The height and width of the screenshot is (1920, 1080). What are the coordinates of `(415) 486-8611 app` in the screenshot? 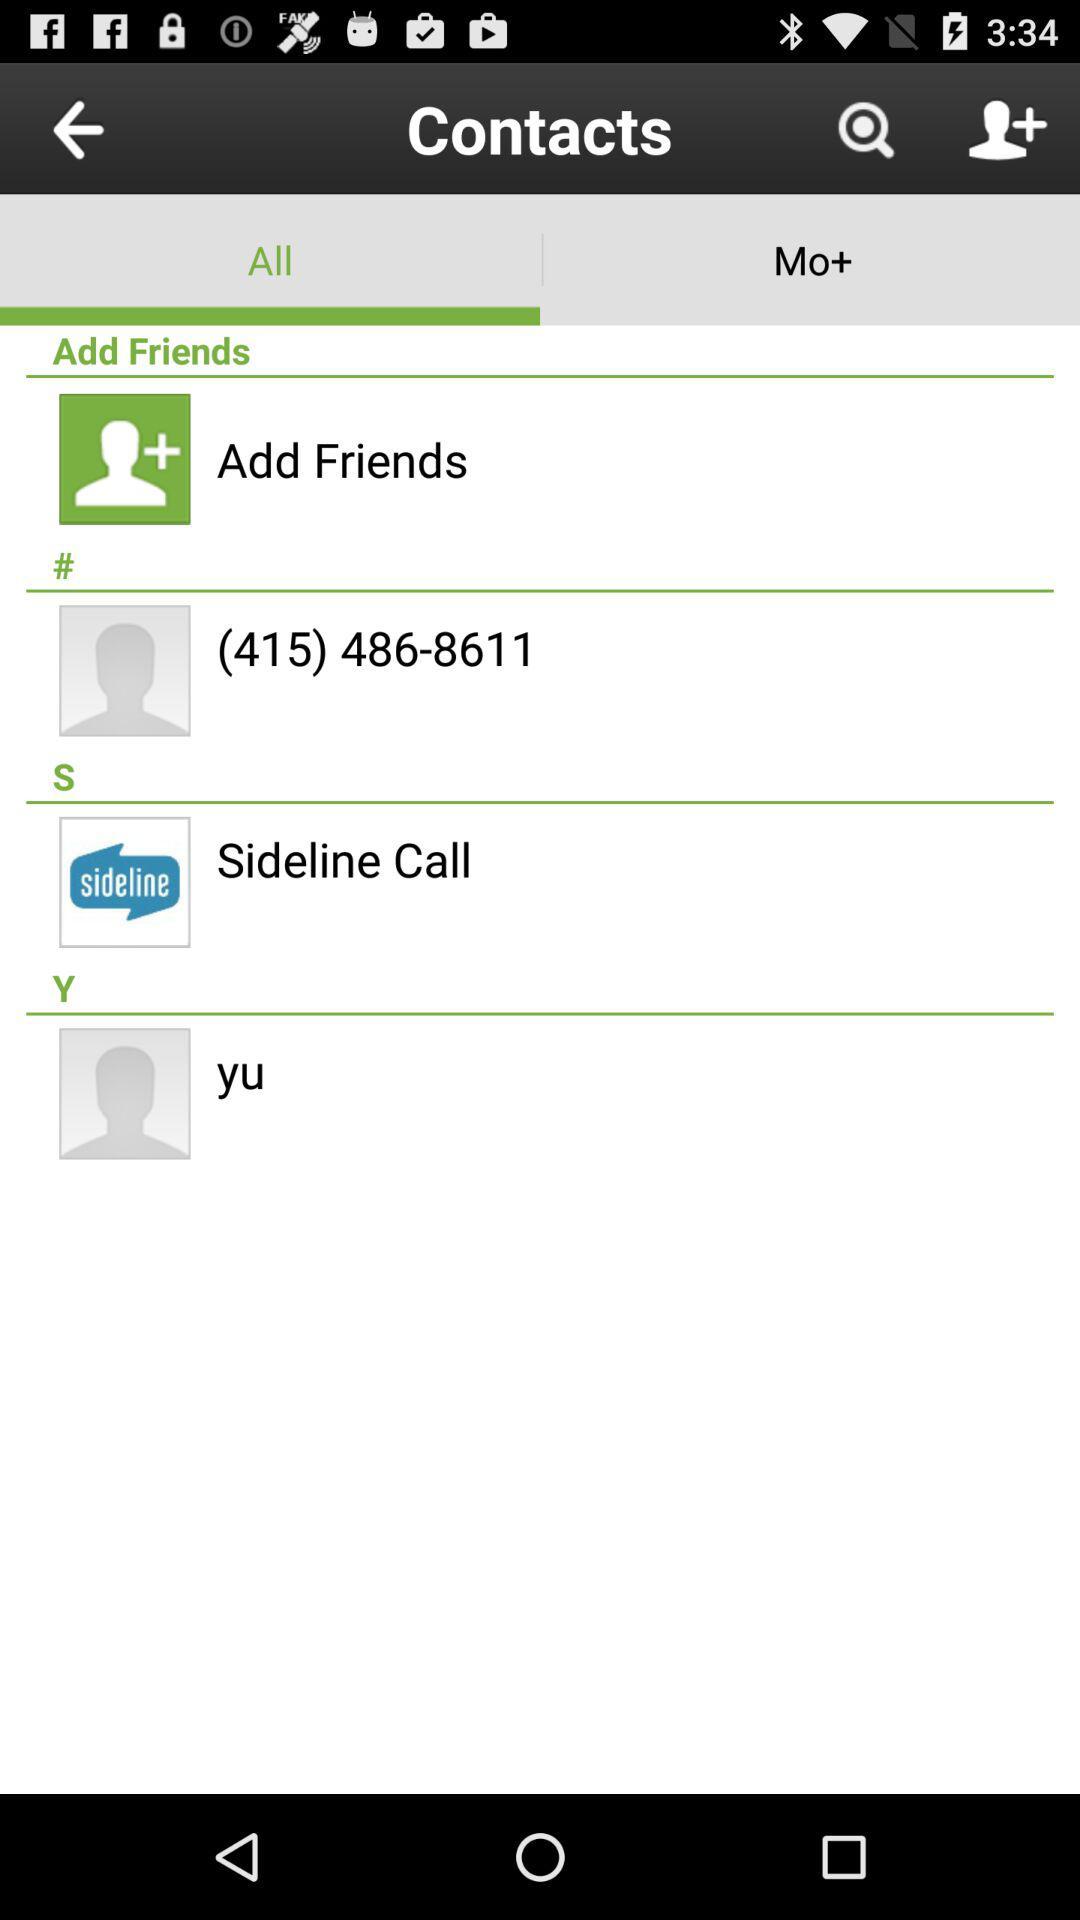 It's located at (376, 647).